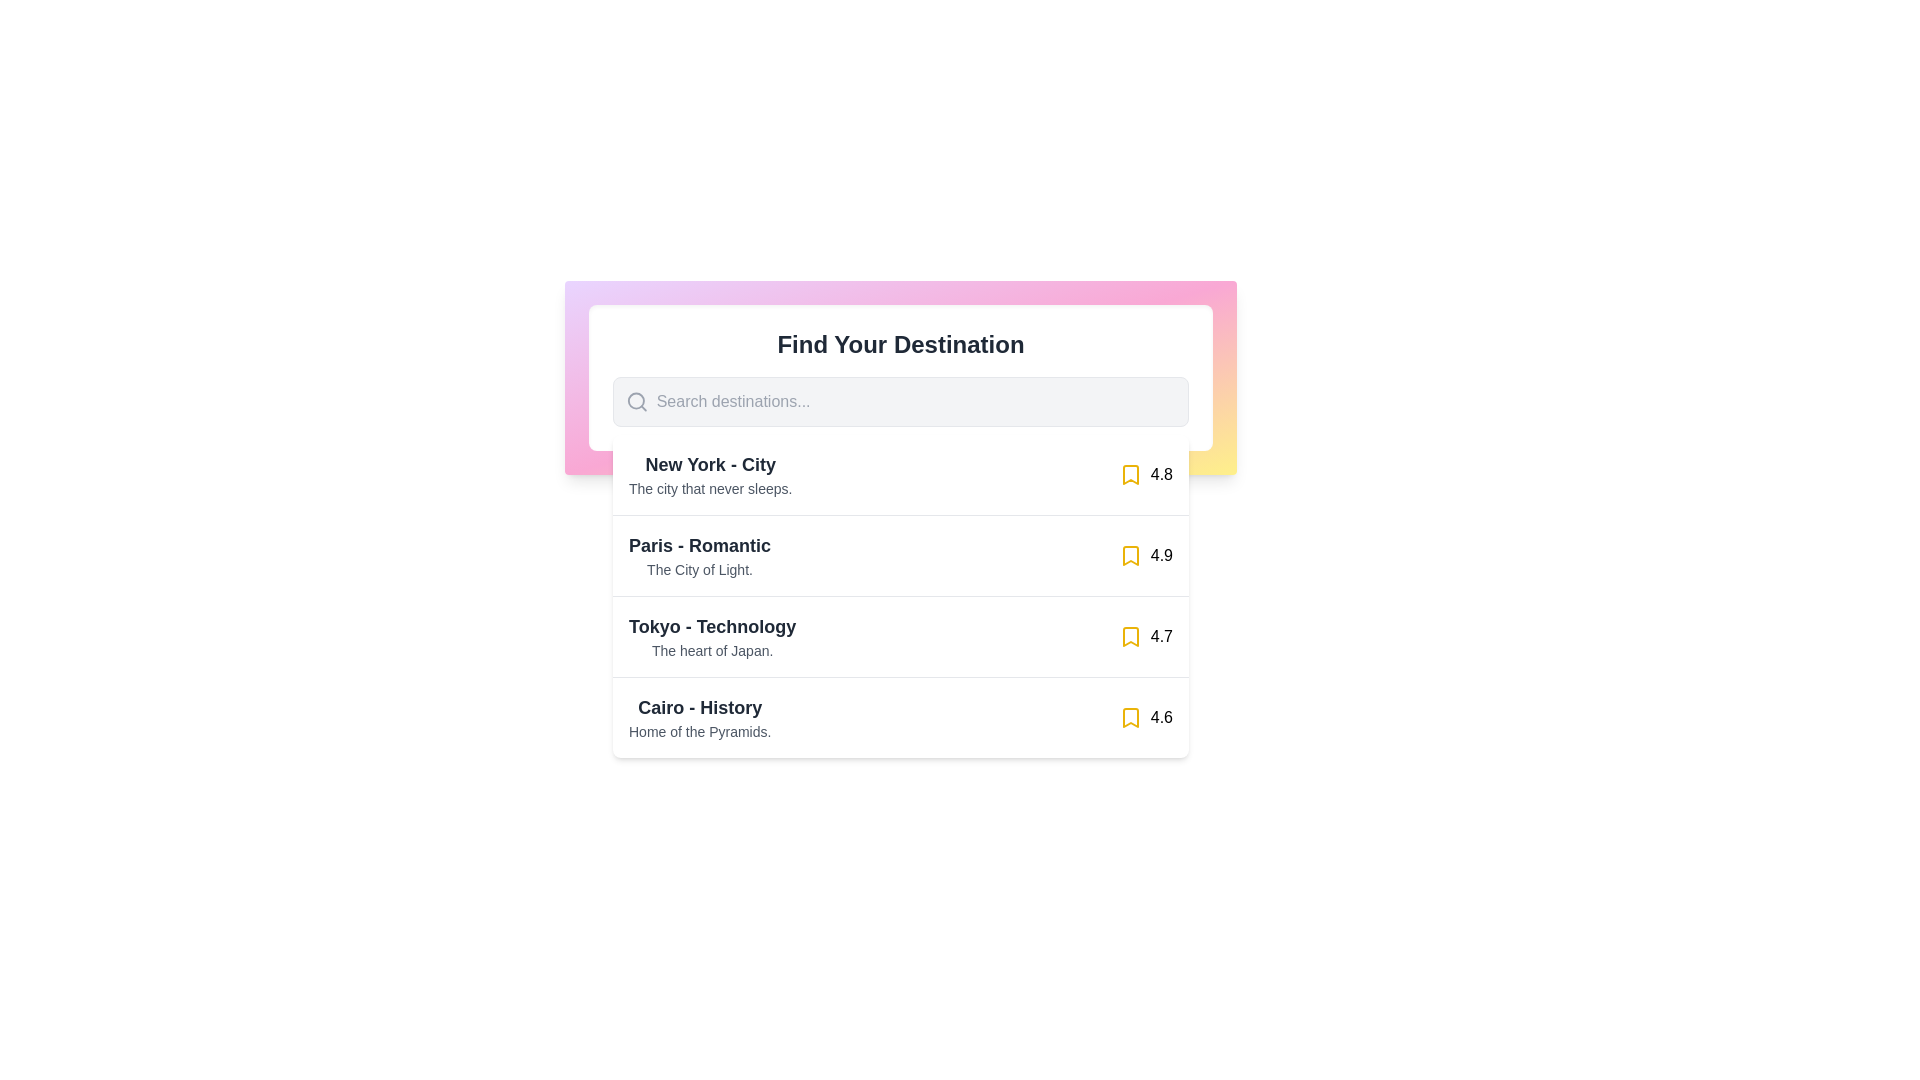 This screenshot has width=1920, height=1080. Describe the element at coordinates (712, 636) in the screenshot. I see `the surrounding areas of the text block labeled 'Tokyo - Technology' within the travel destination selection interface, which is located in the third row under 'Find Your Destination'` at that location.